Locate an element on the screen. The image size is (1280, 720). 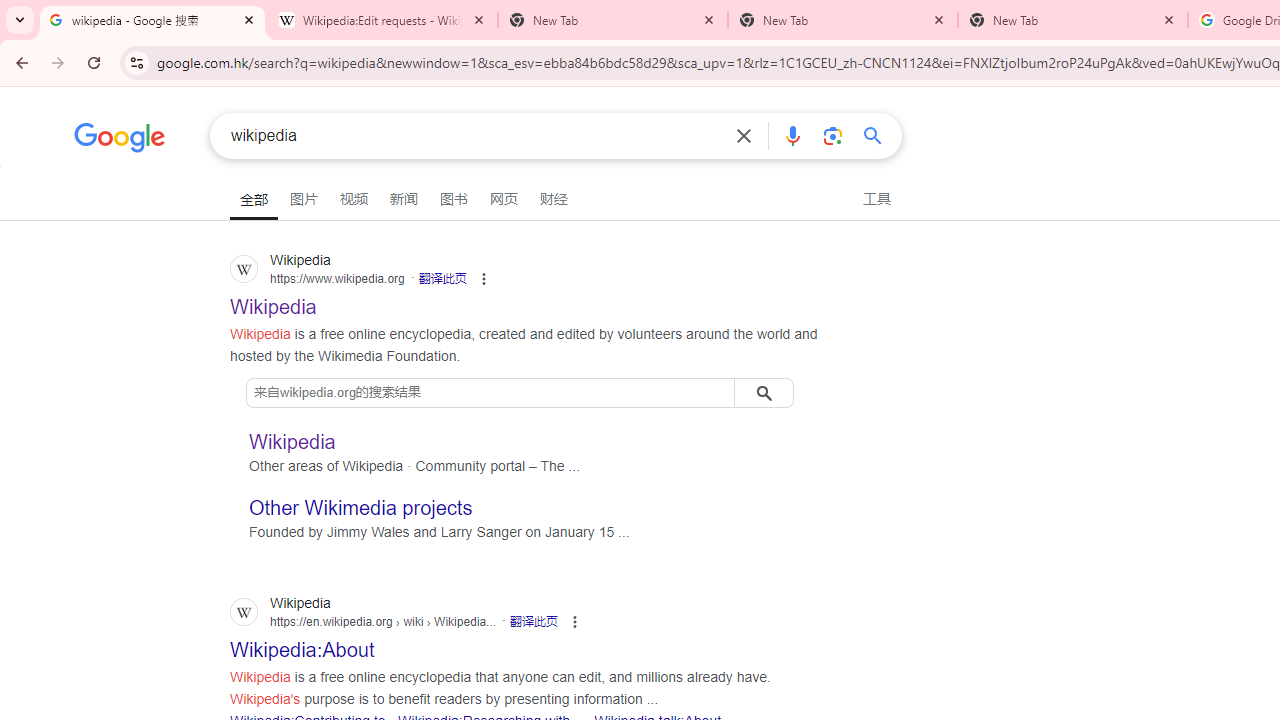
'Search tabs' is located at coordinates (20, 20).